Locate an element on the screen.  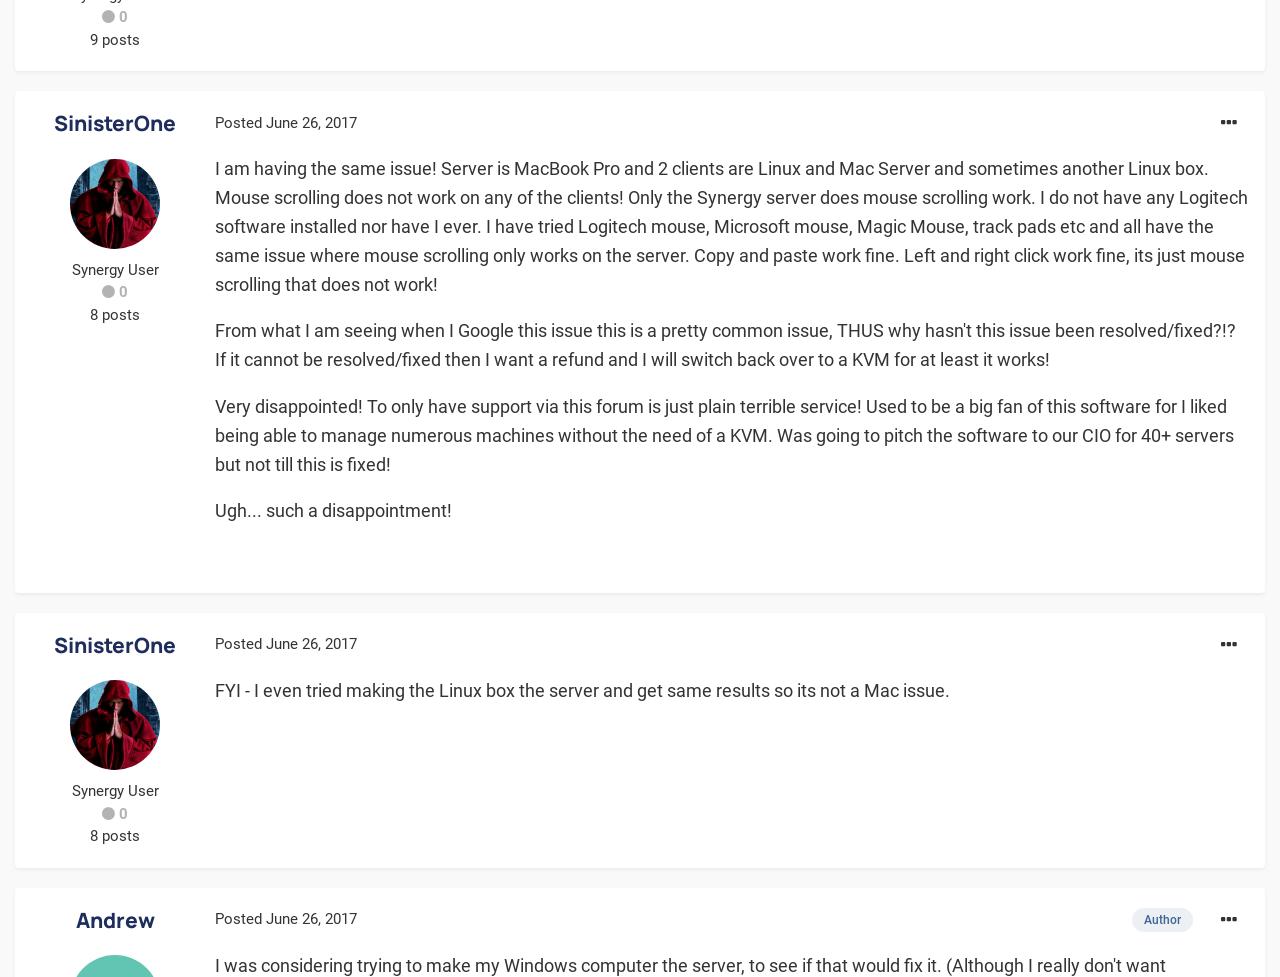
'Very disappointed! To only have support via this forum is just plain terrible service! Used to be a big fan of this software for I liked being able to manage numerous machines without the need of a KVM. Was going to pitch the software to our CIO for 40+ servers but not till this is fixed!' is located at coordinates (723, 434).